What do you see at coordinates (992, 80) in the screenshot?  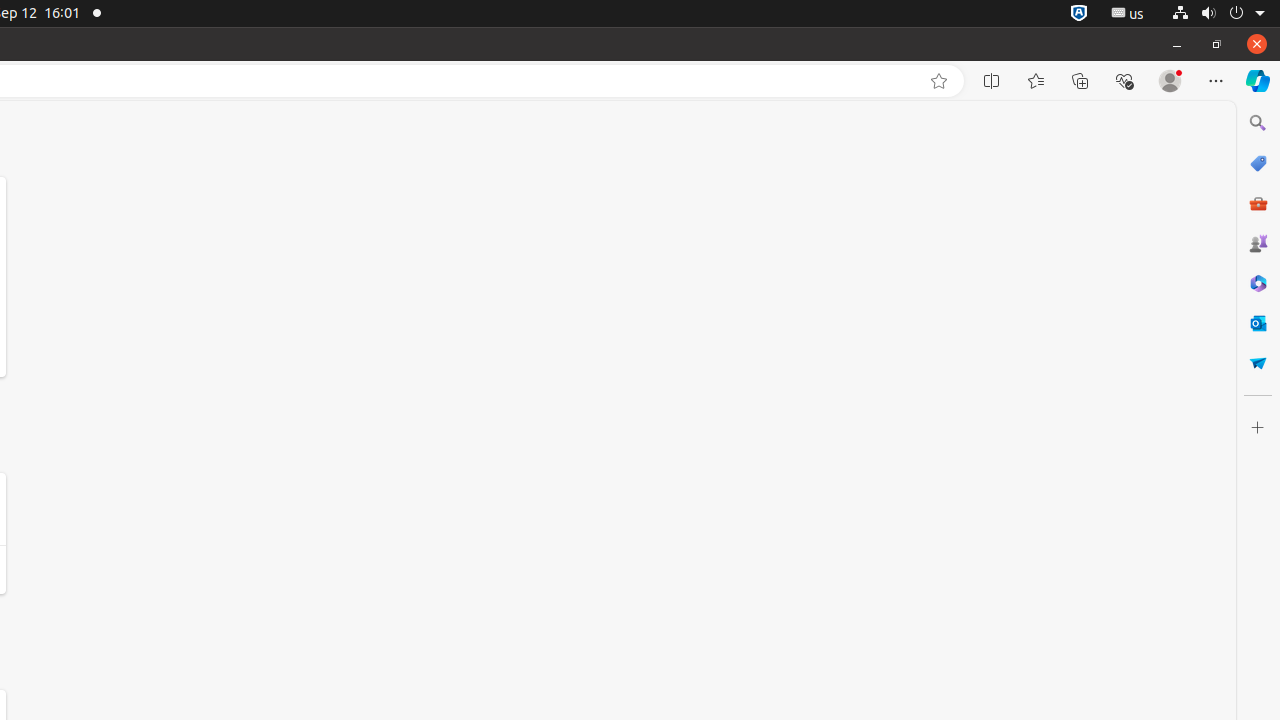 I see `'Split screen'` at bounding box center [992, 80].